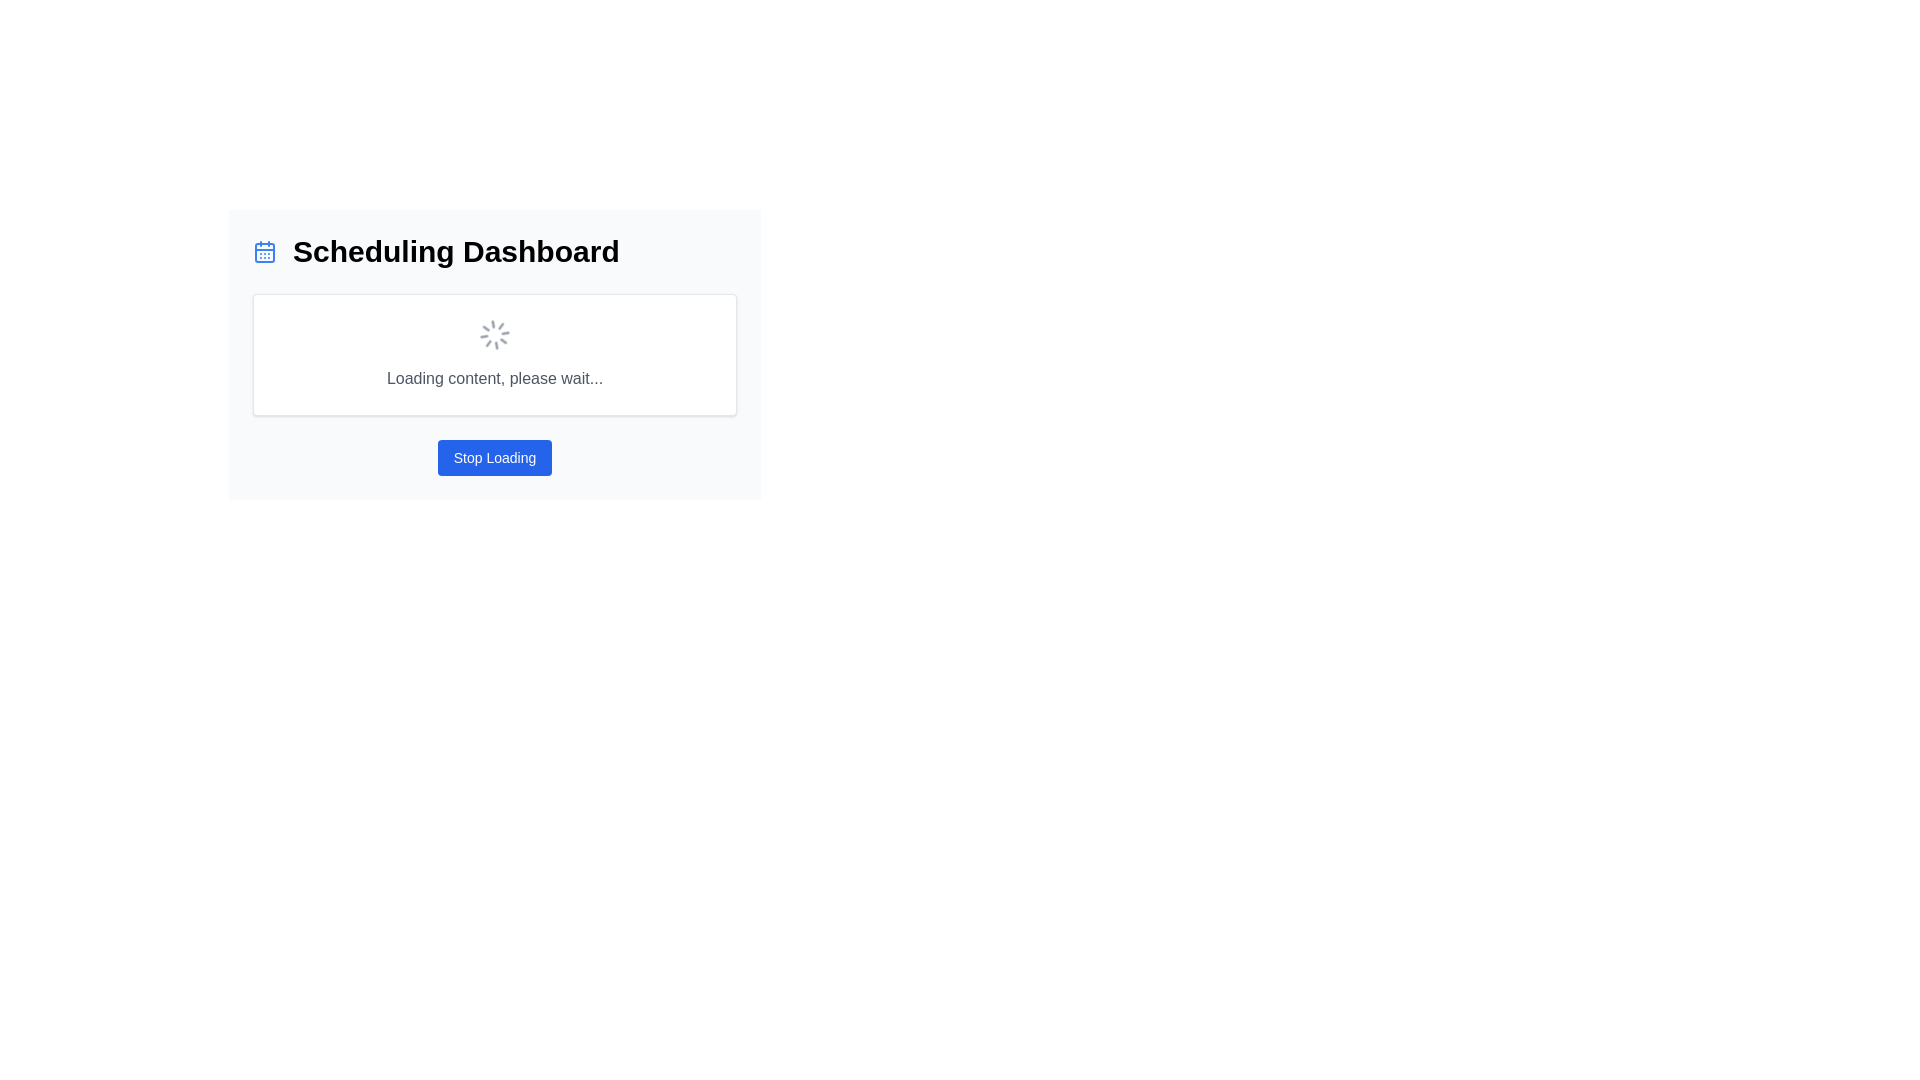 The width and height of the screenshot is (1920, 1080). What do you see at coordinates (494, 250) in the screenshot?
I see `the 'Scheduling Dashboard' title element, which features a bold and large font alongside a blue calendar icon, positioned at the top of the layout's central content area` at bounding box center [494, 250].